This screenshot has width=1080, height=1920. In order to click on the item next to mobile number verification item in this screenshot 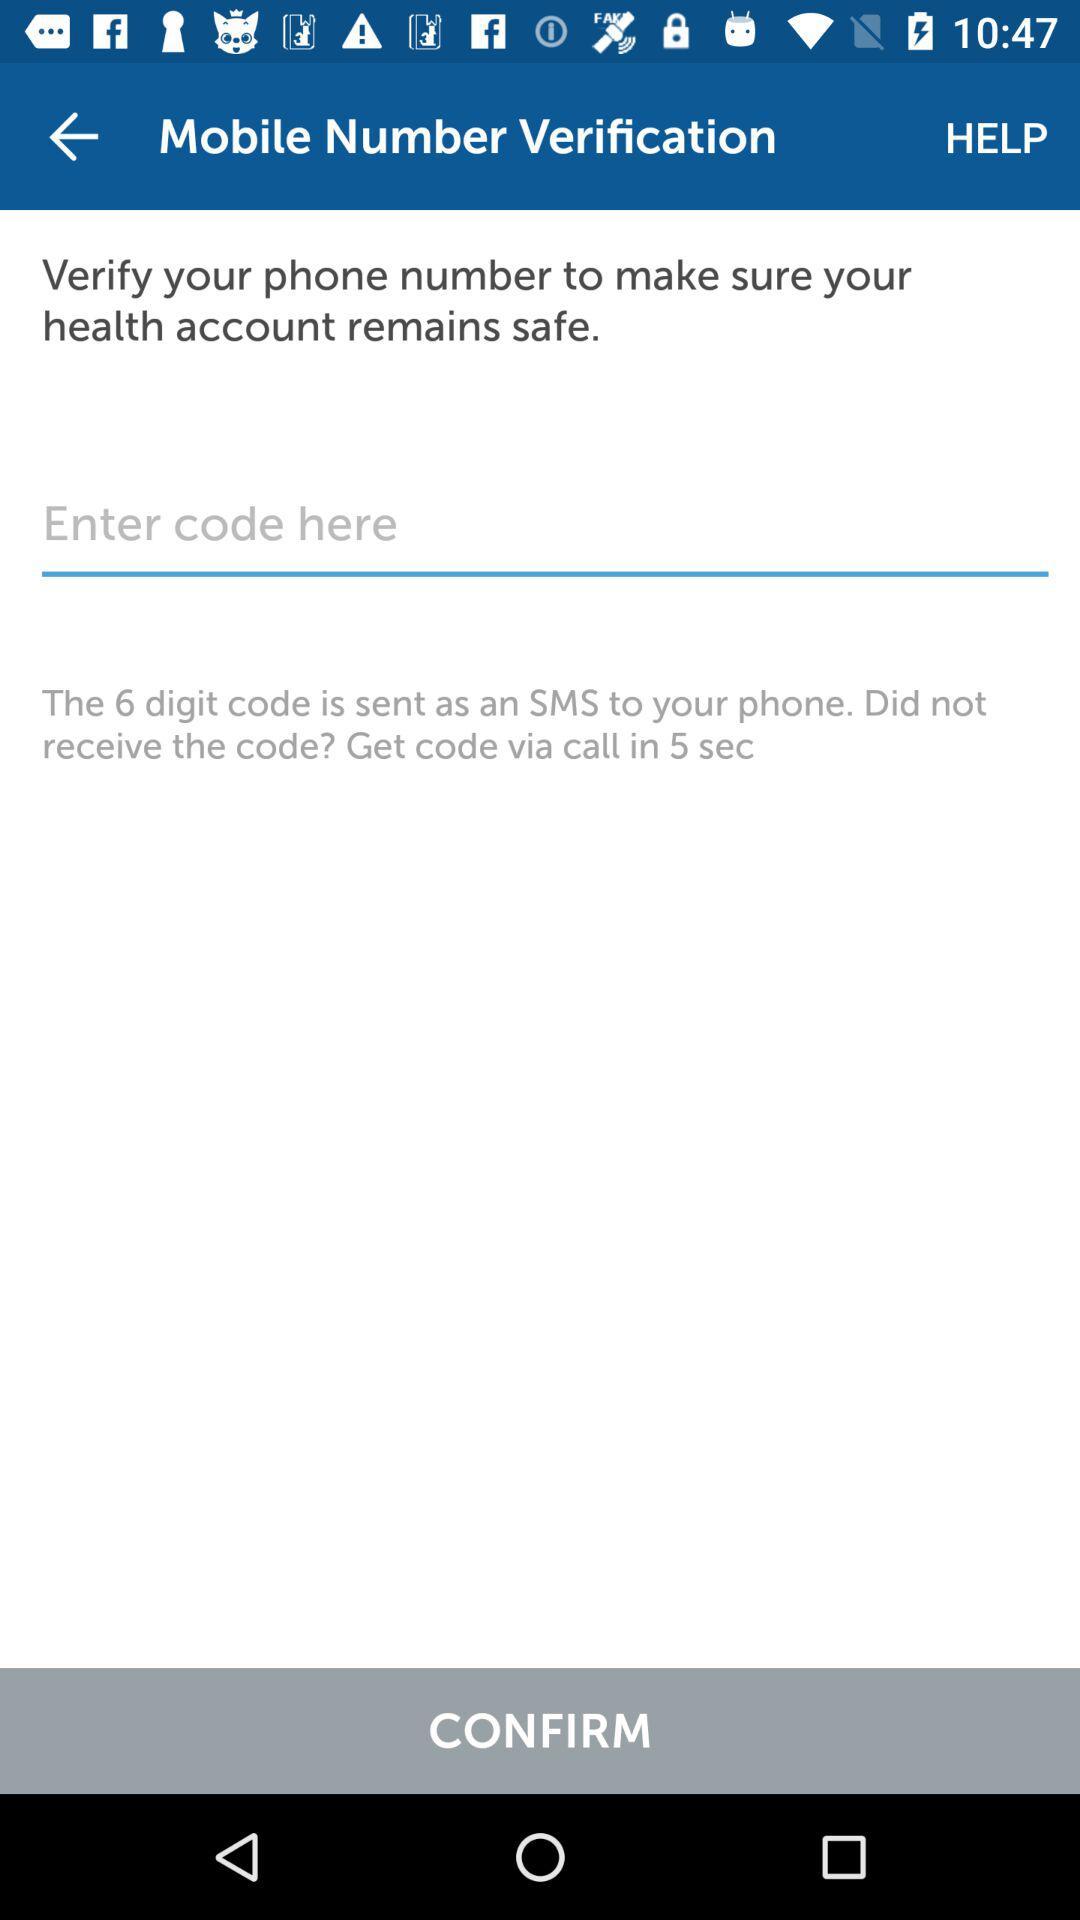, I will do `click(996, 135)`.